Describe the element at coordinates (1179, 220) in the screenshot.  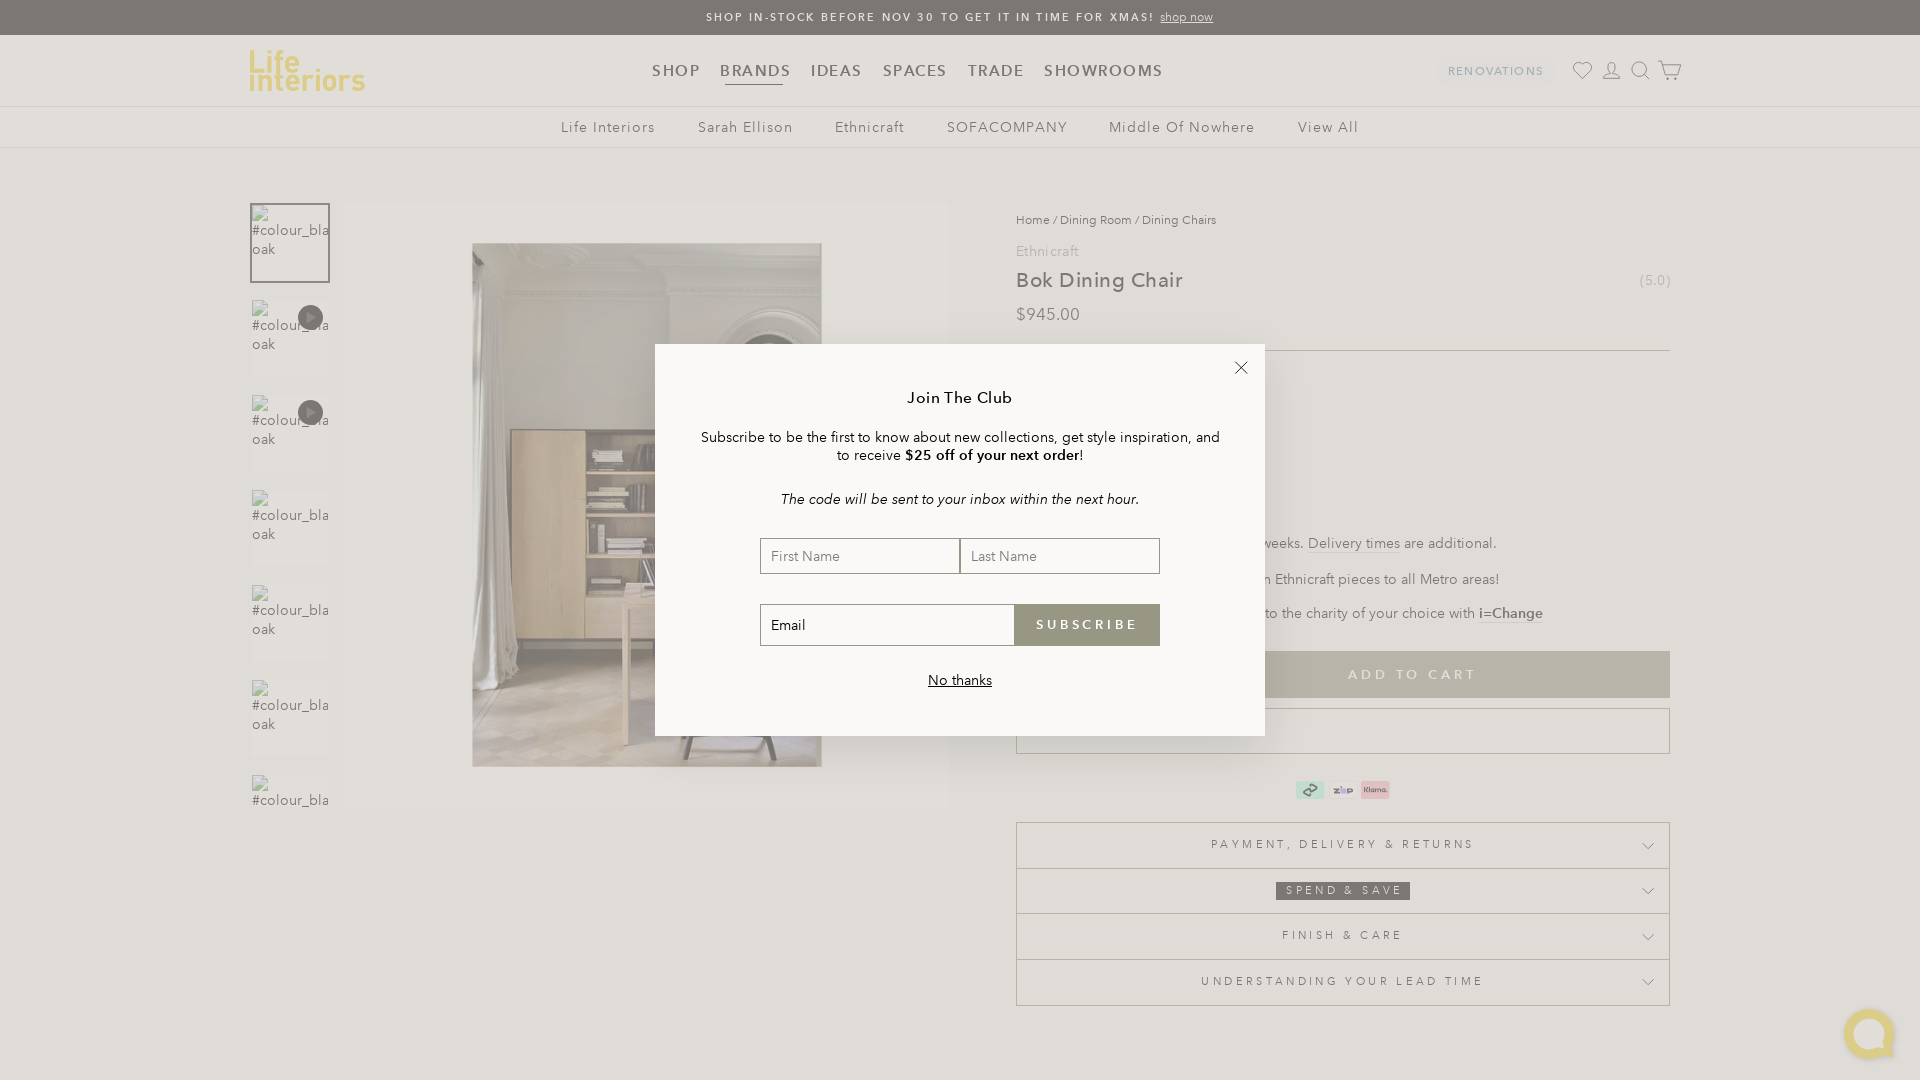
I see `'Dining Chairs'` at that location.